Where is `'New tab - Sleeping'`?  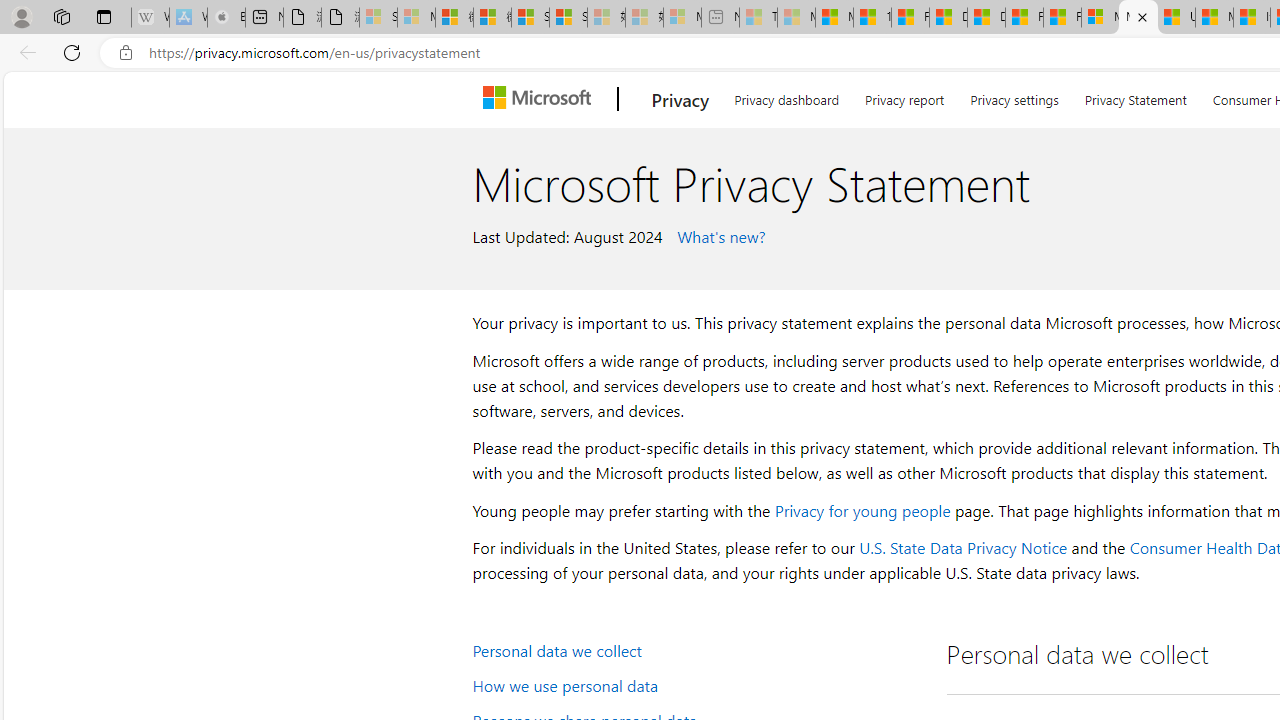 'New tab - Sleeping' is located at coordinates (720, 17).